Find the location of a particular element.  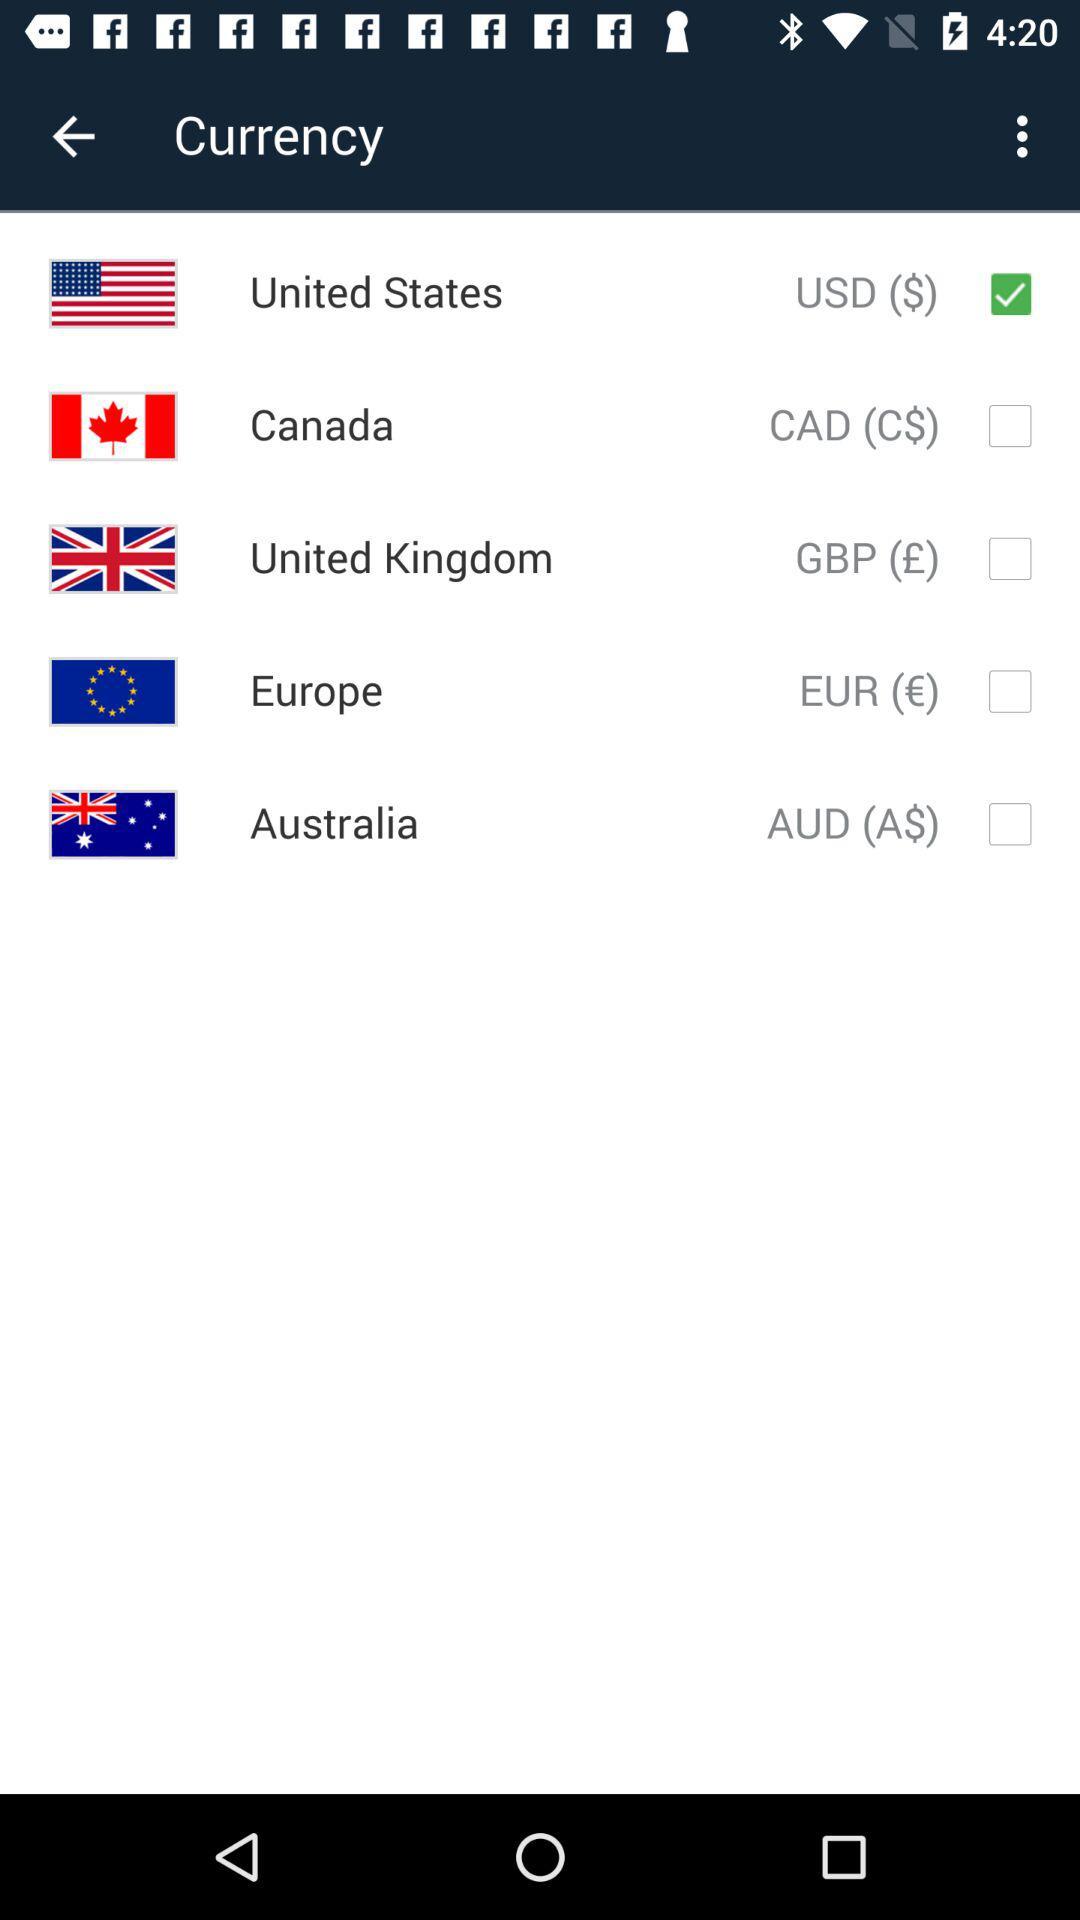

the item to the right of europe icon is located at coordinates (868, 691).